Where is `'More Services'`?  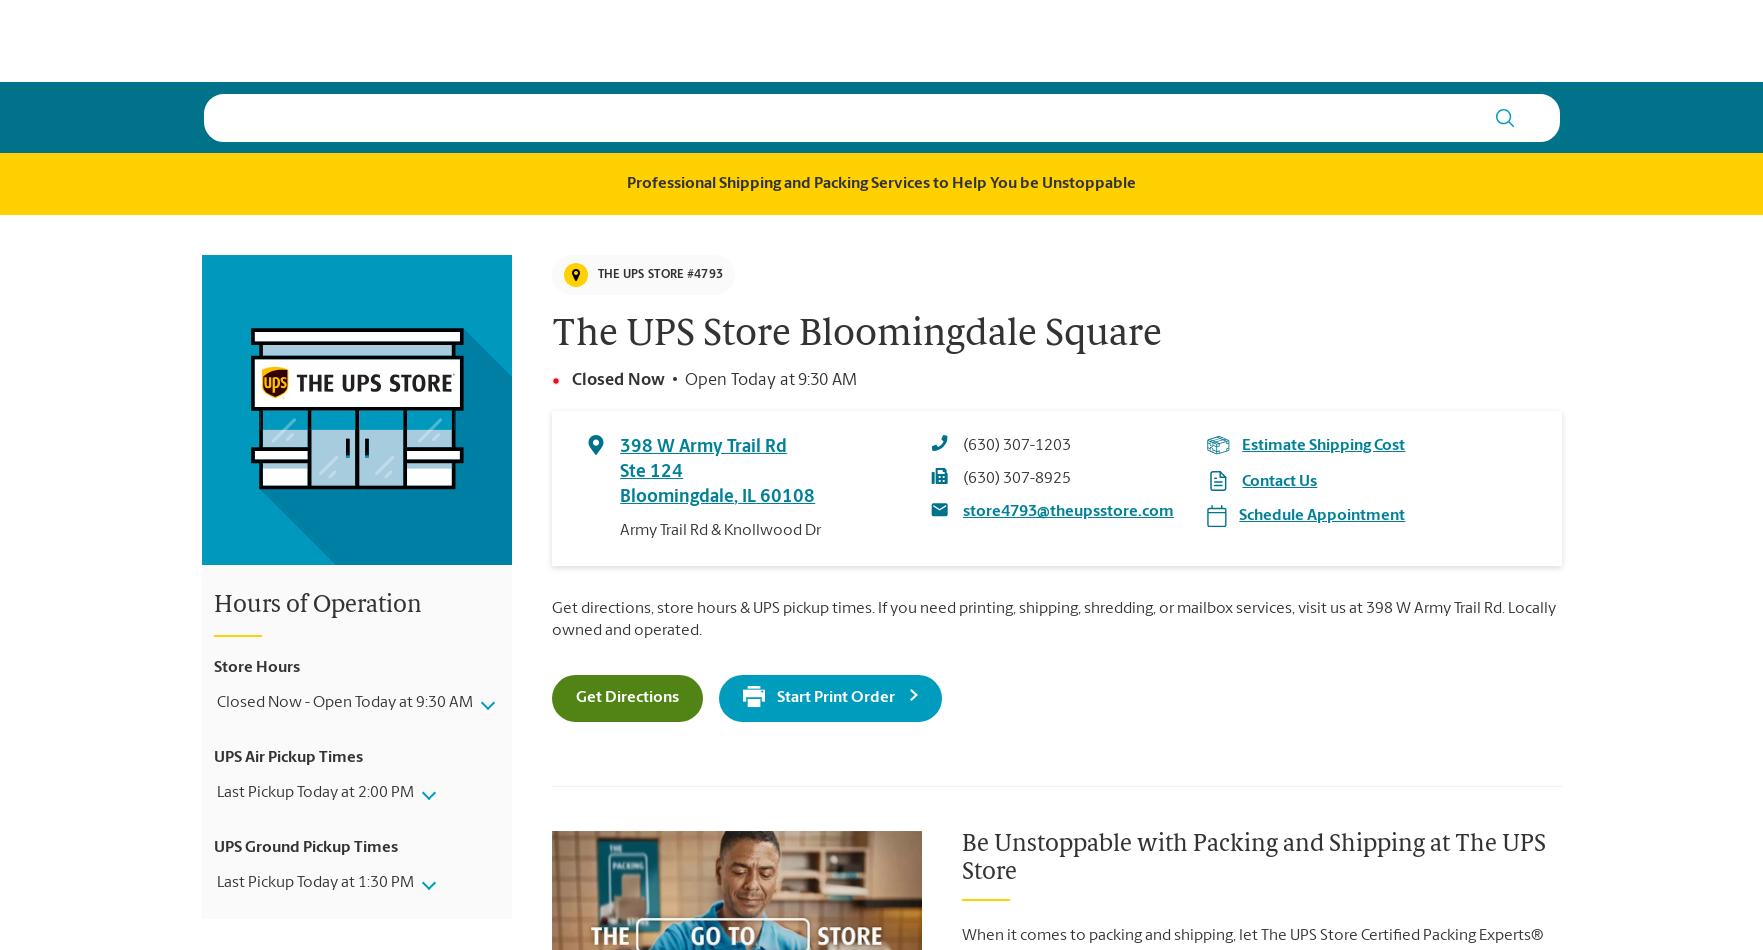
'More Services' is located at coordinates (985, 39).